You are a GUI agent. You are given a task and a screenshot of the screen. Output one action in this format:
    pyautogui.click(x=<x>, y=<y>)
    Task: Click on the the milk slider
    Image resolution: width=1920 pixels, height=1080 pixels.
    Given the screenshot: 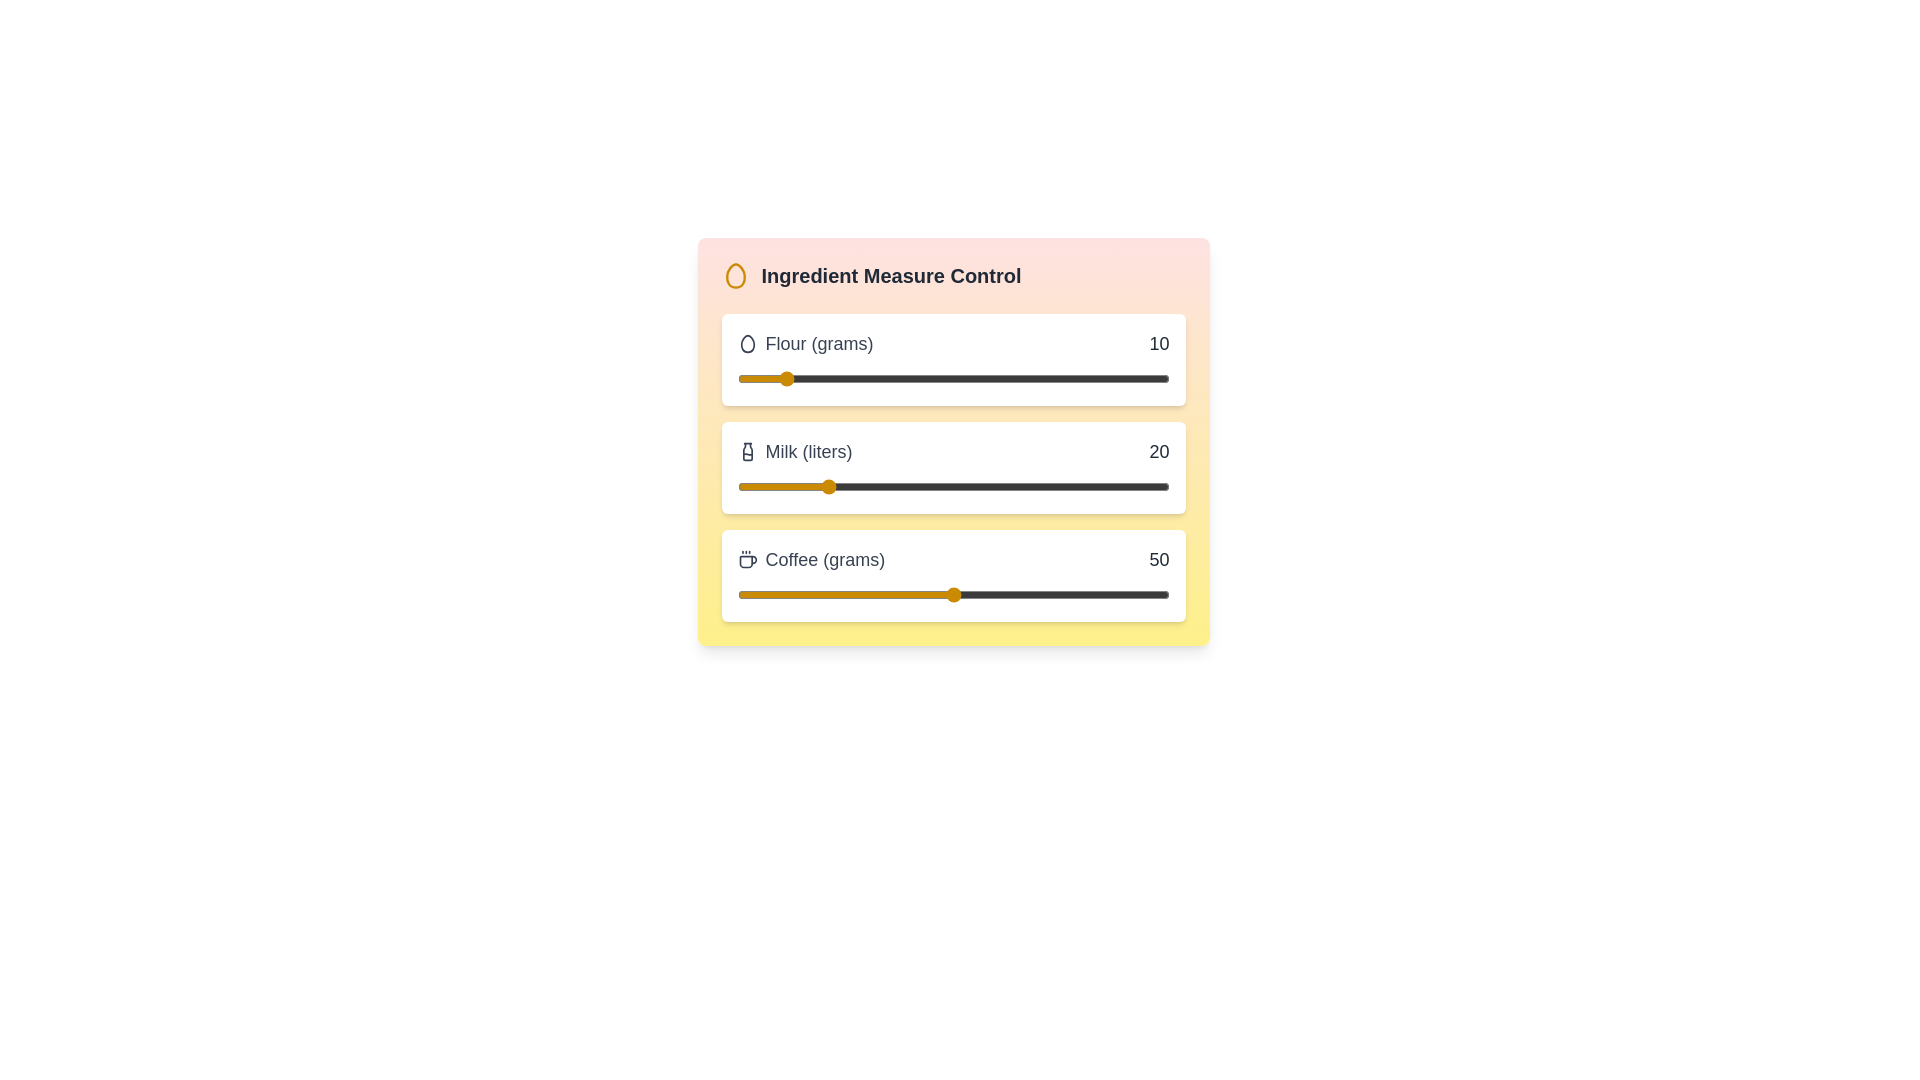 What is the action you would take?
    pyautogui.click(x=926, y=486)
    